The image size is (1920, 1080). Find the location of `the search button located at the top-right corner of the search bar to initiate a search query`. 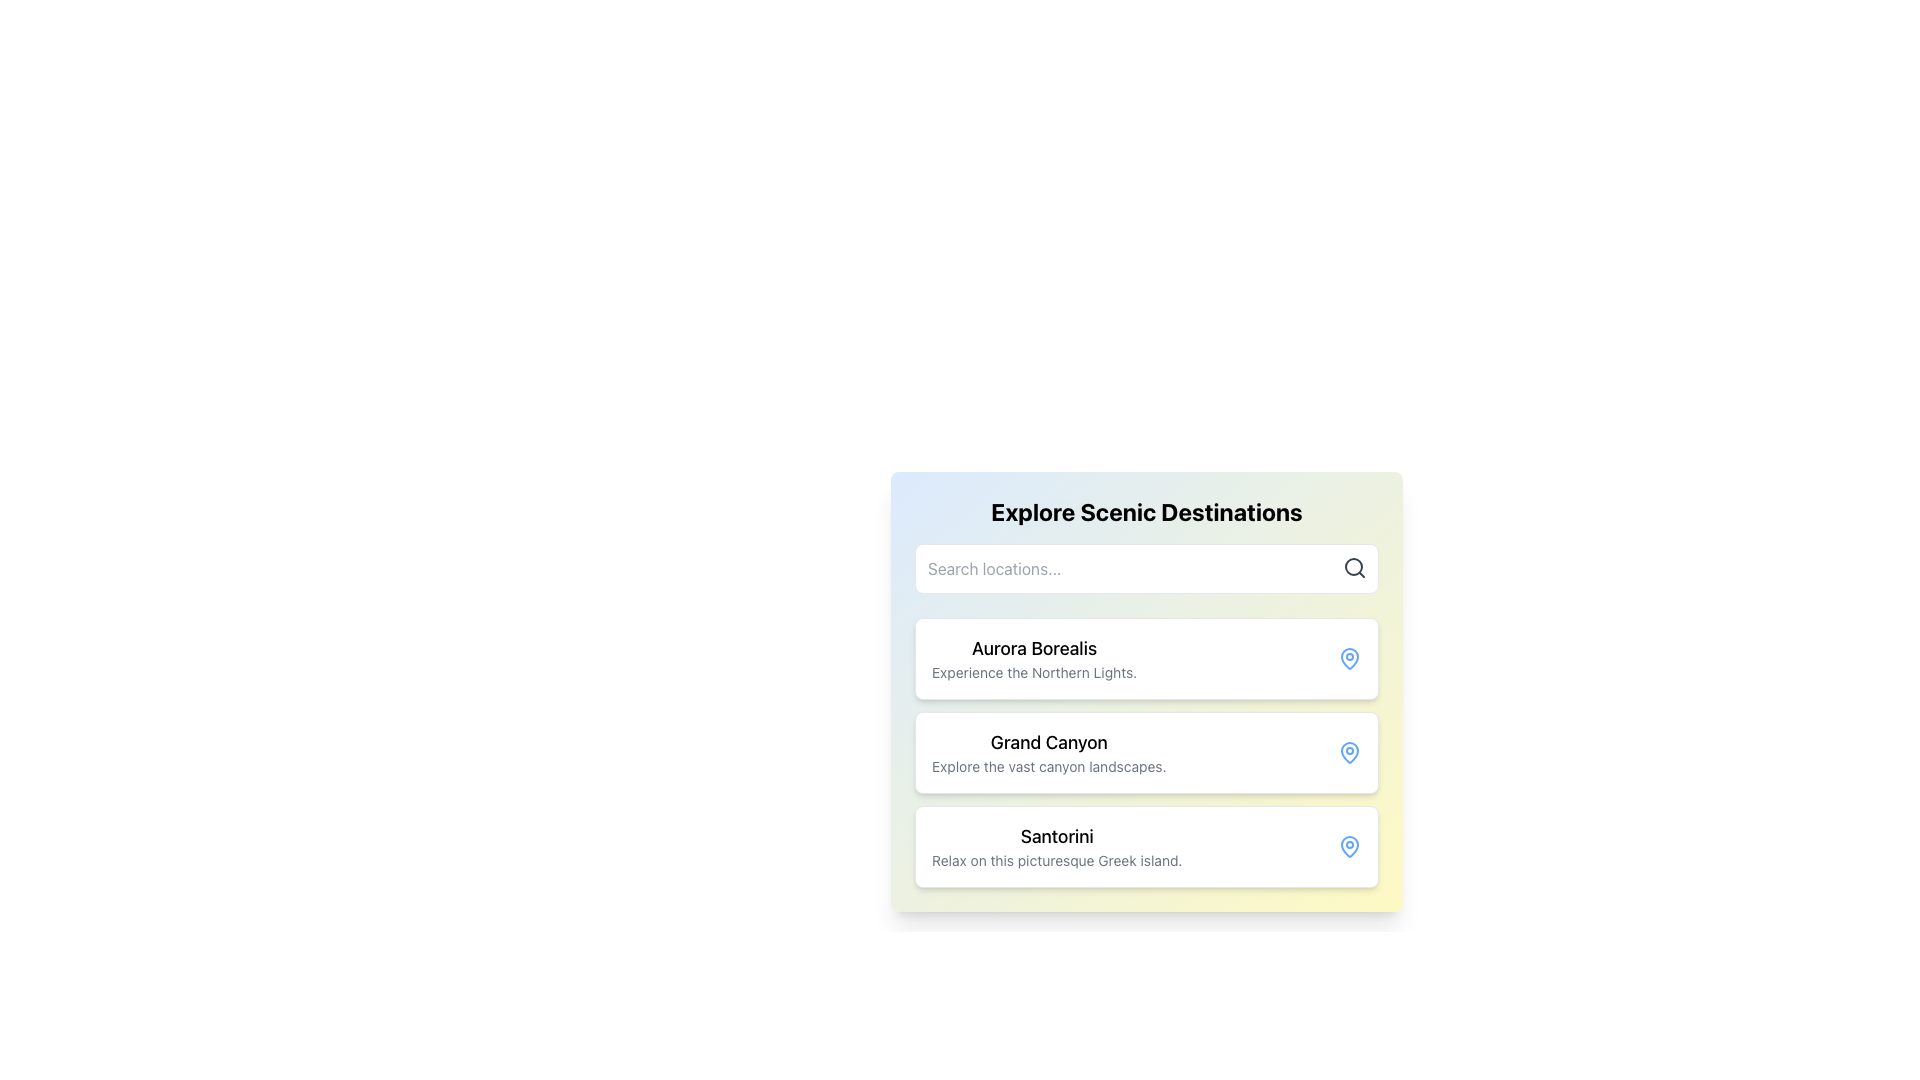

the search button located at the top-right corner of the search bar to initiate a search query is located at coordinates (1354, 567).